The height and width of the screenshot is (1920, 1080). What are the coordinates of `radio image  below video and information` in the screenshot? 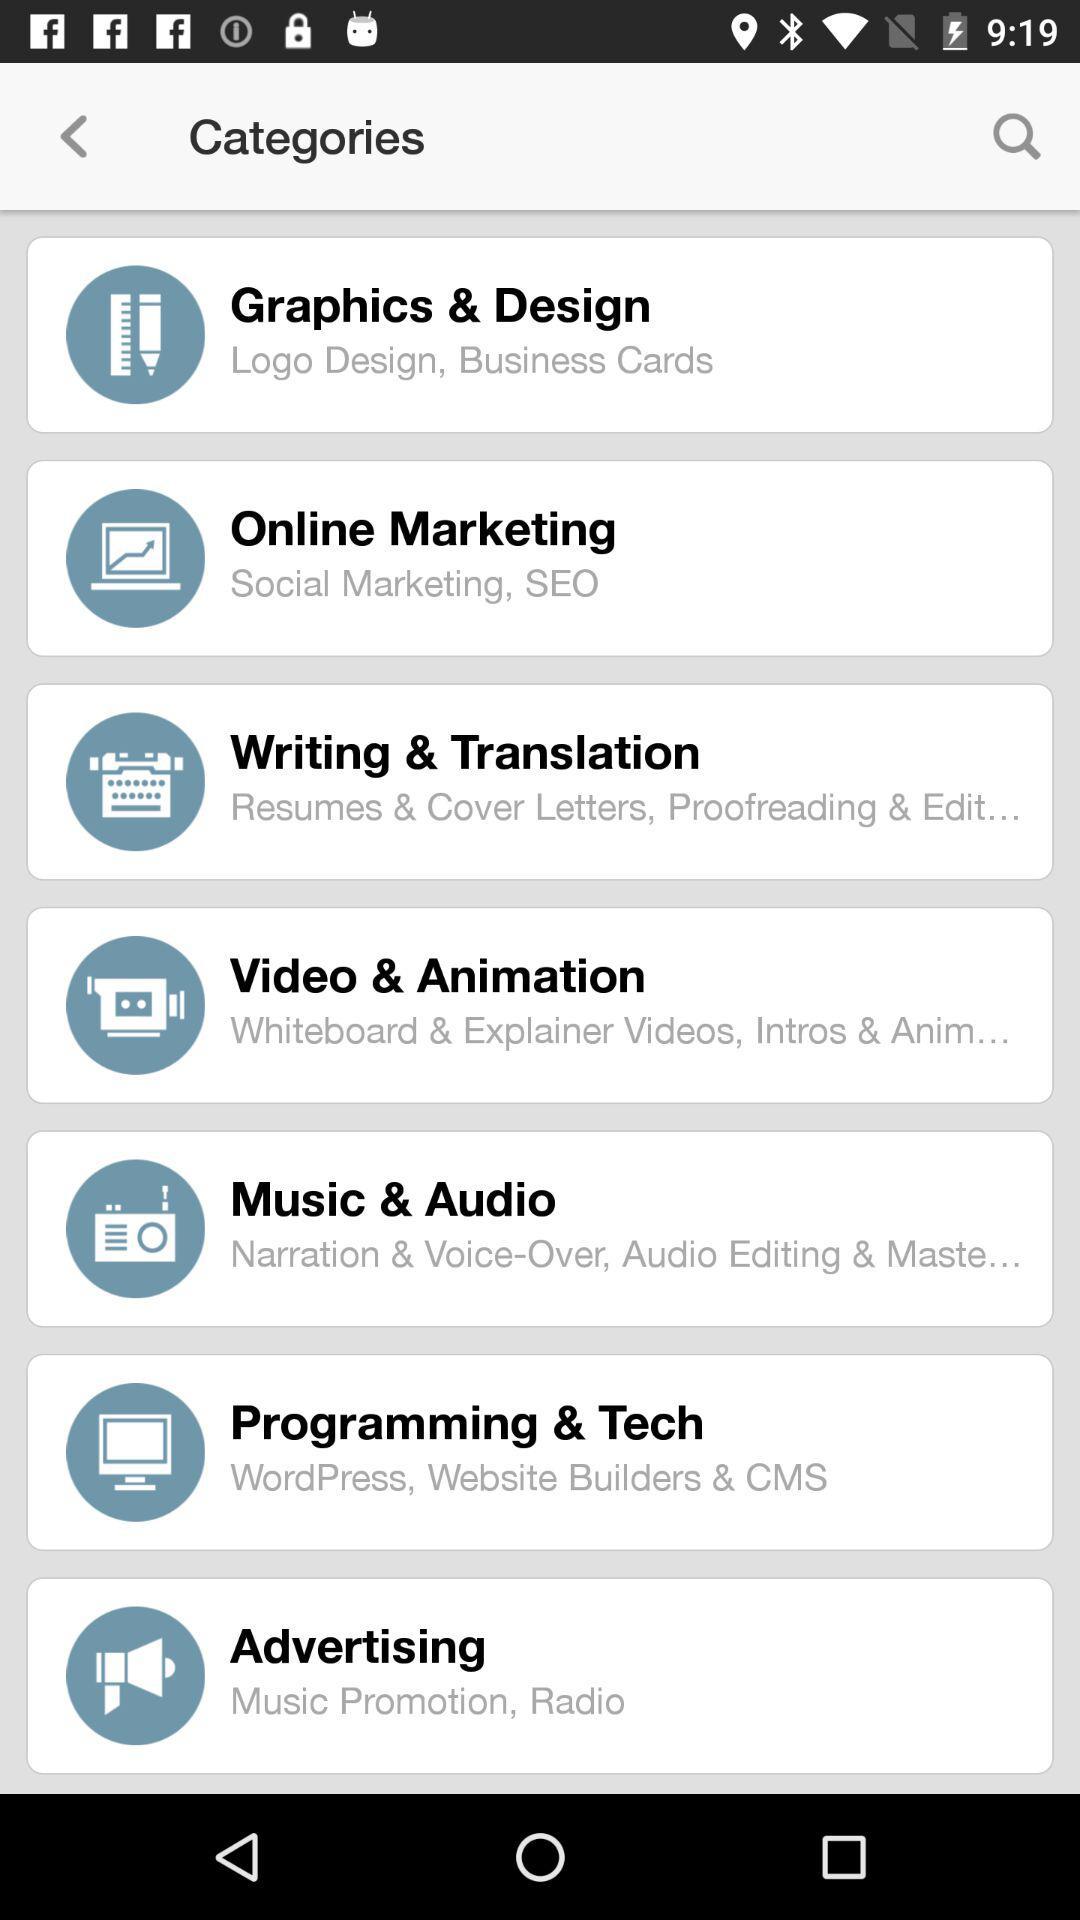 It's located at (135, 1227).